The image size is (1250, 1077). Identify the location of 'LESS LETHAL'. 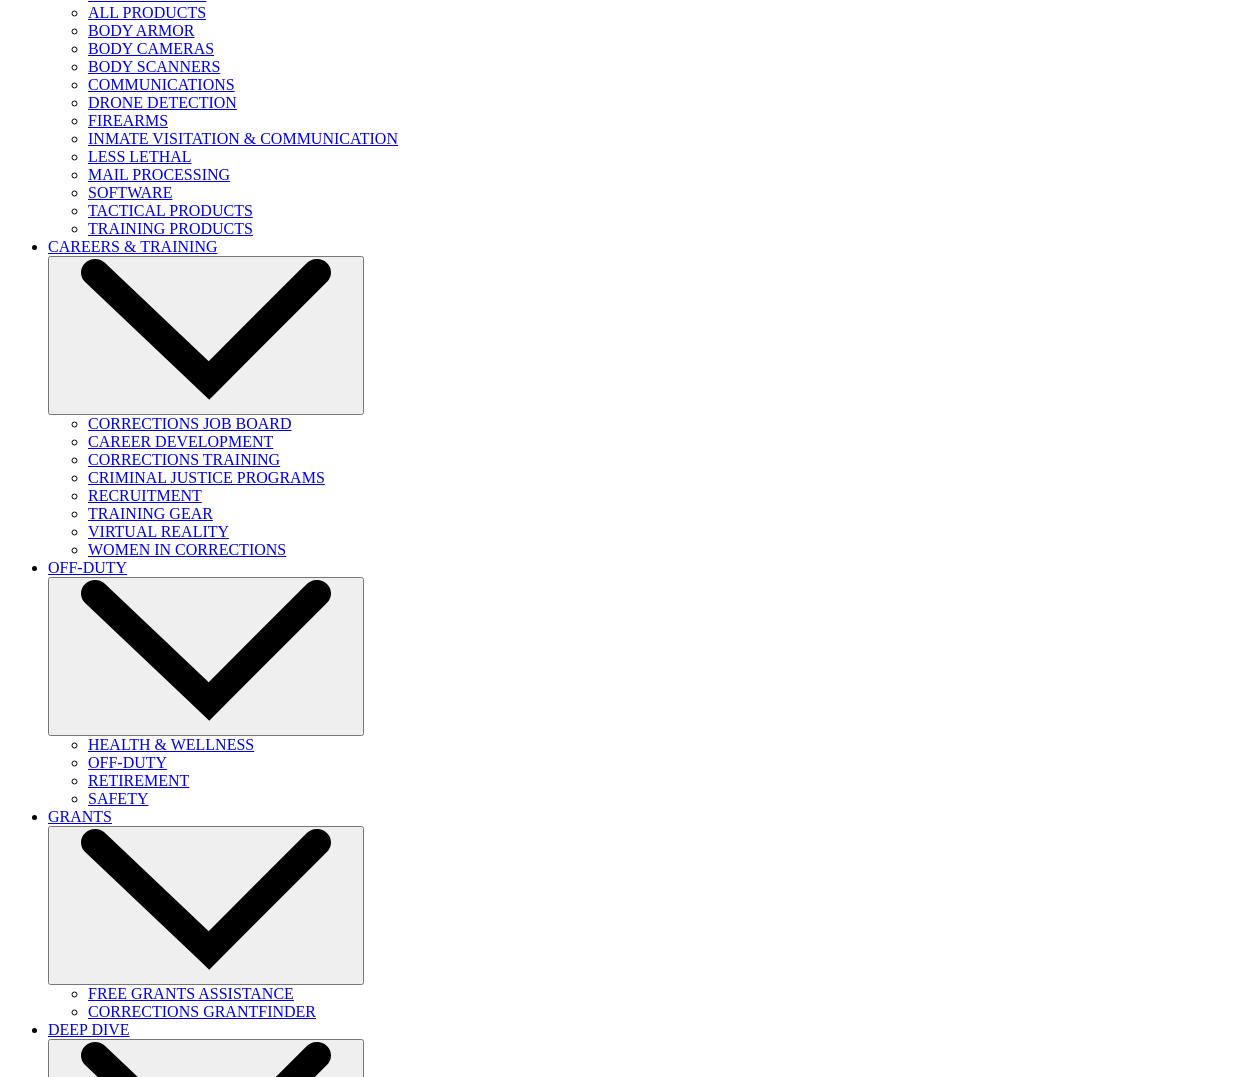
(139, 156).